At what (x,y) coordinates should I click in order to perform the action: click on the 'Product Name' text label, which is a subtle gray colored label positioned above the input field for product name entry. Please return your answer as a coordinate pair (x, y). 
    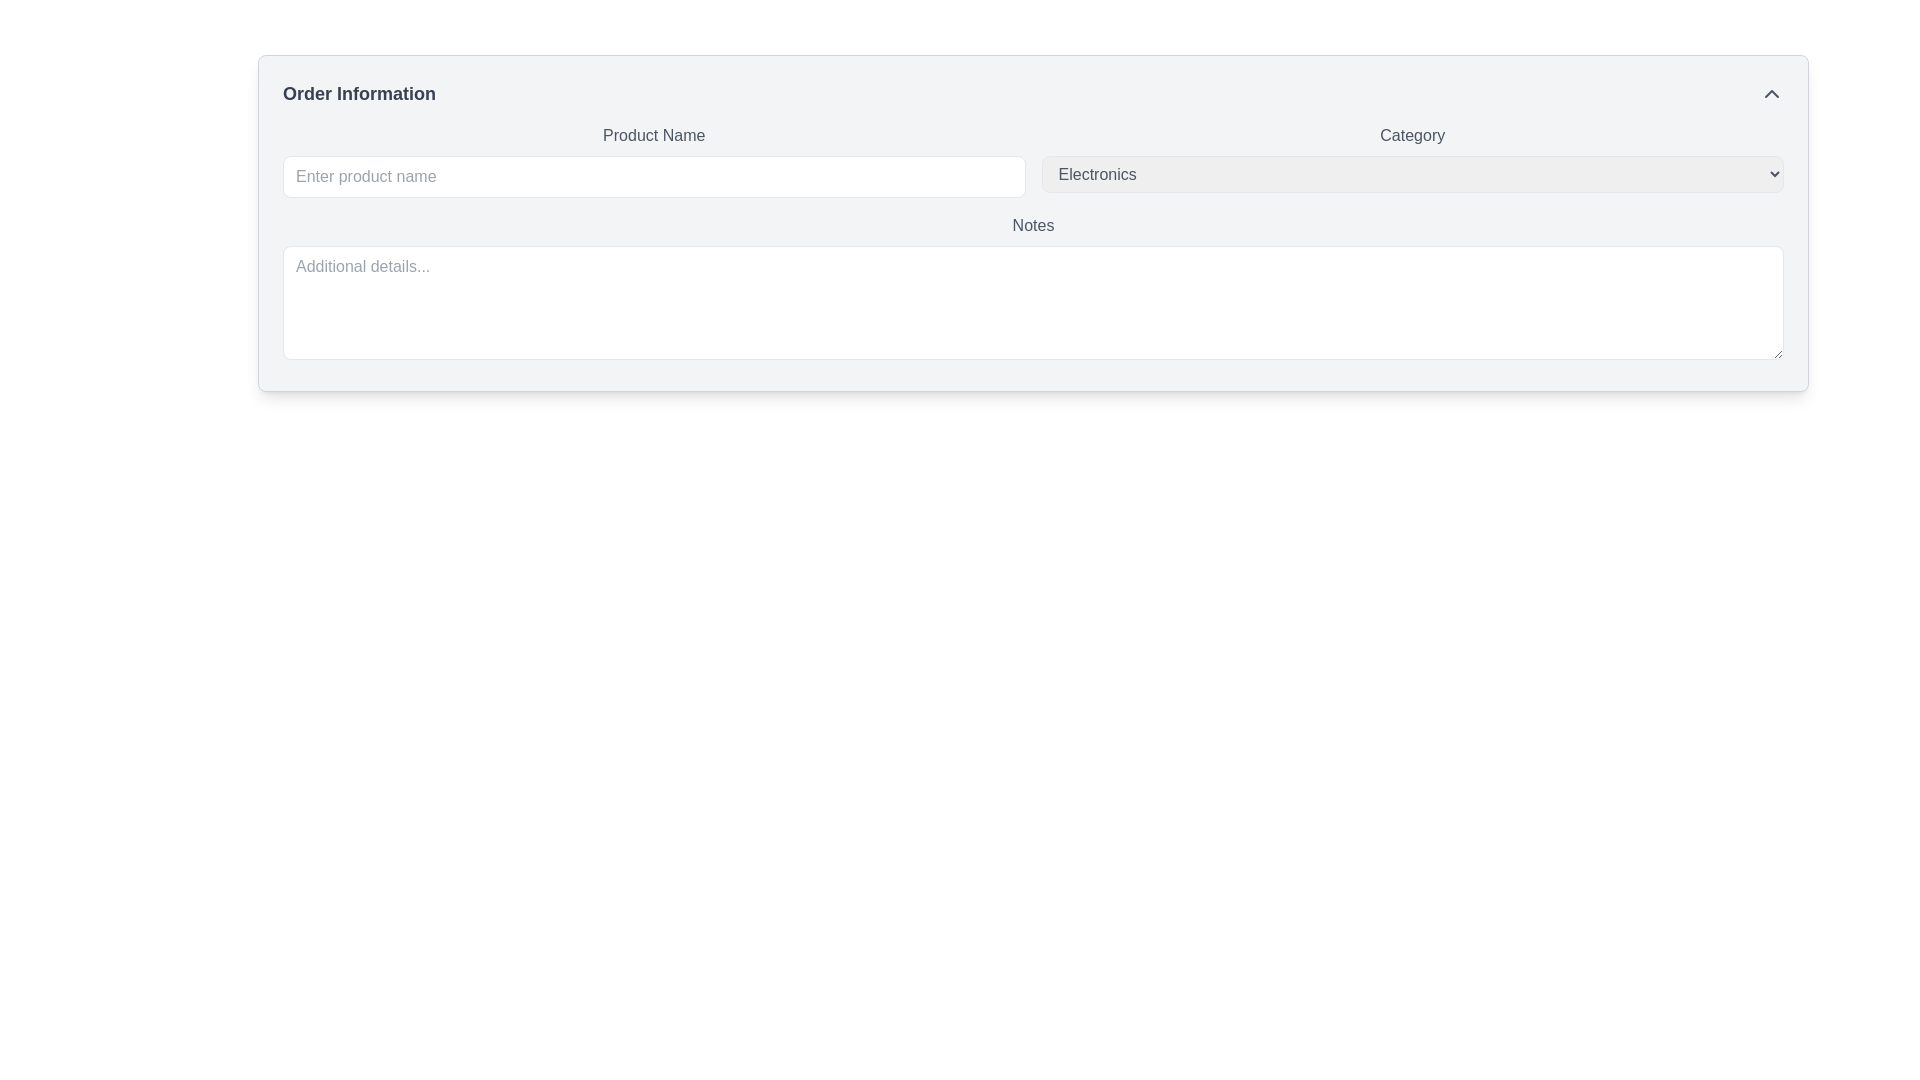
    Looking at the image, I should click on (654, 135).